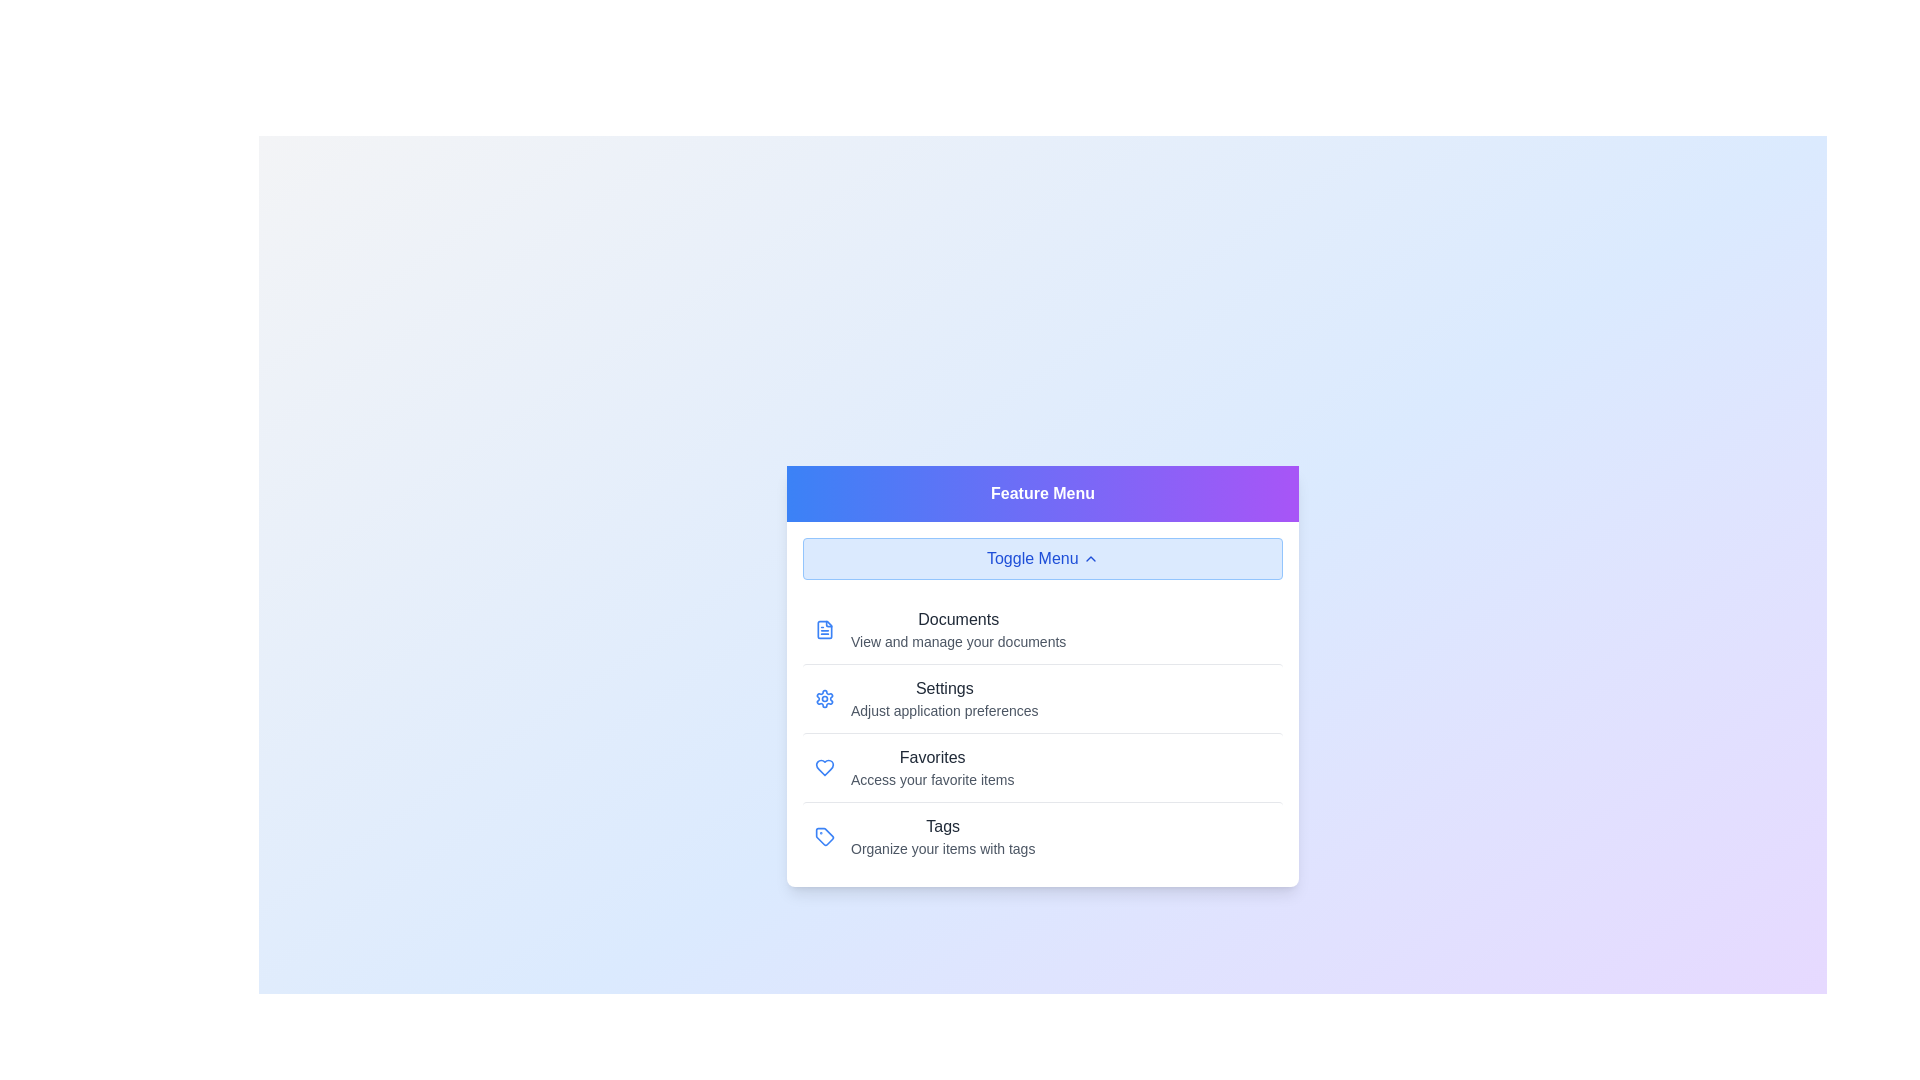 This screenshot has height=1080, width=1920. What do you see at coordinates (1041, 697) in the screenshot?
I see `the menu option Settings by clicking on it` at bounding box center [1041, 697].